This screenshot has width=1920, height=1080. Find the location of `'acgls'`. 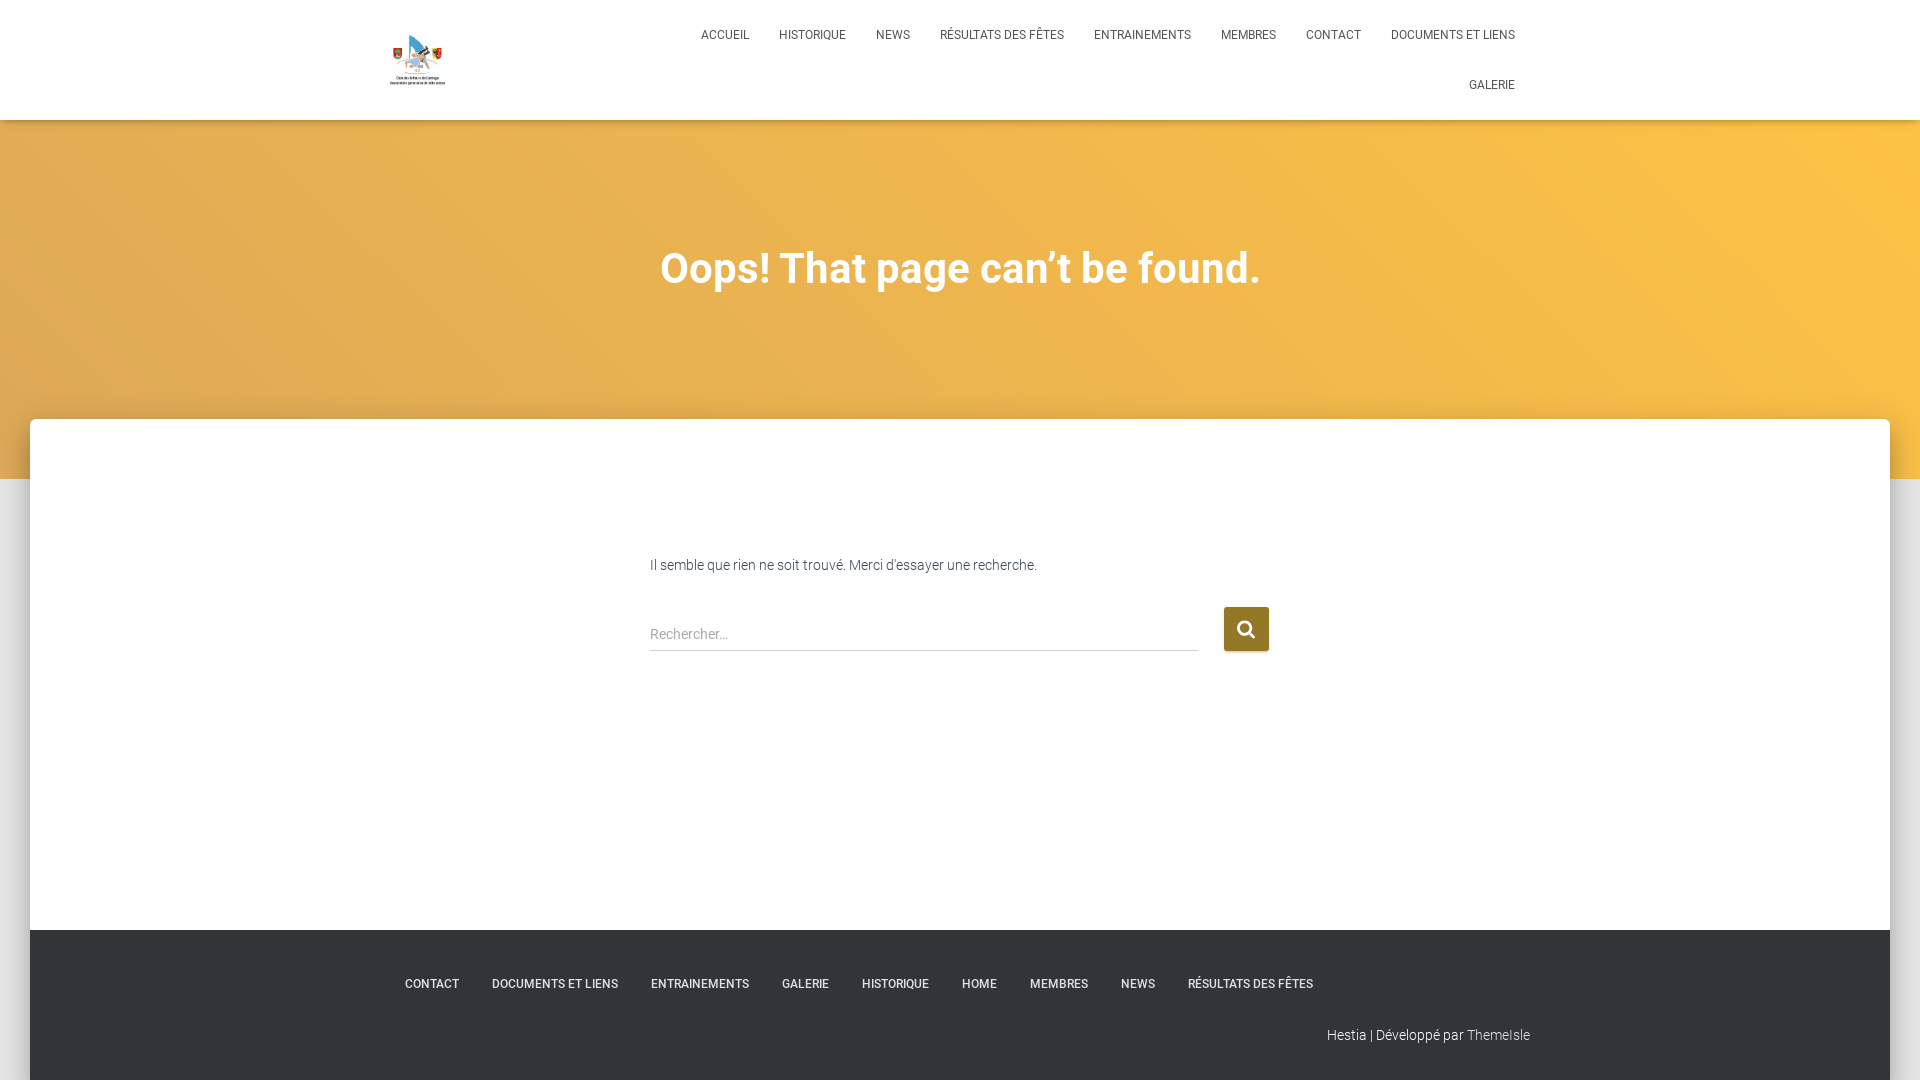

'acgls' is located at coordinates (416, 59).